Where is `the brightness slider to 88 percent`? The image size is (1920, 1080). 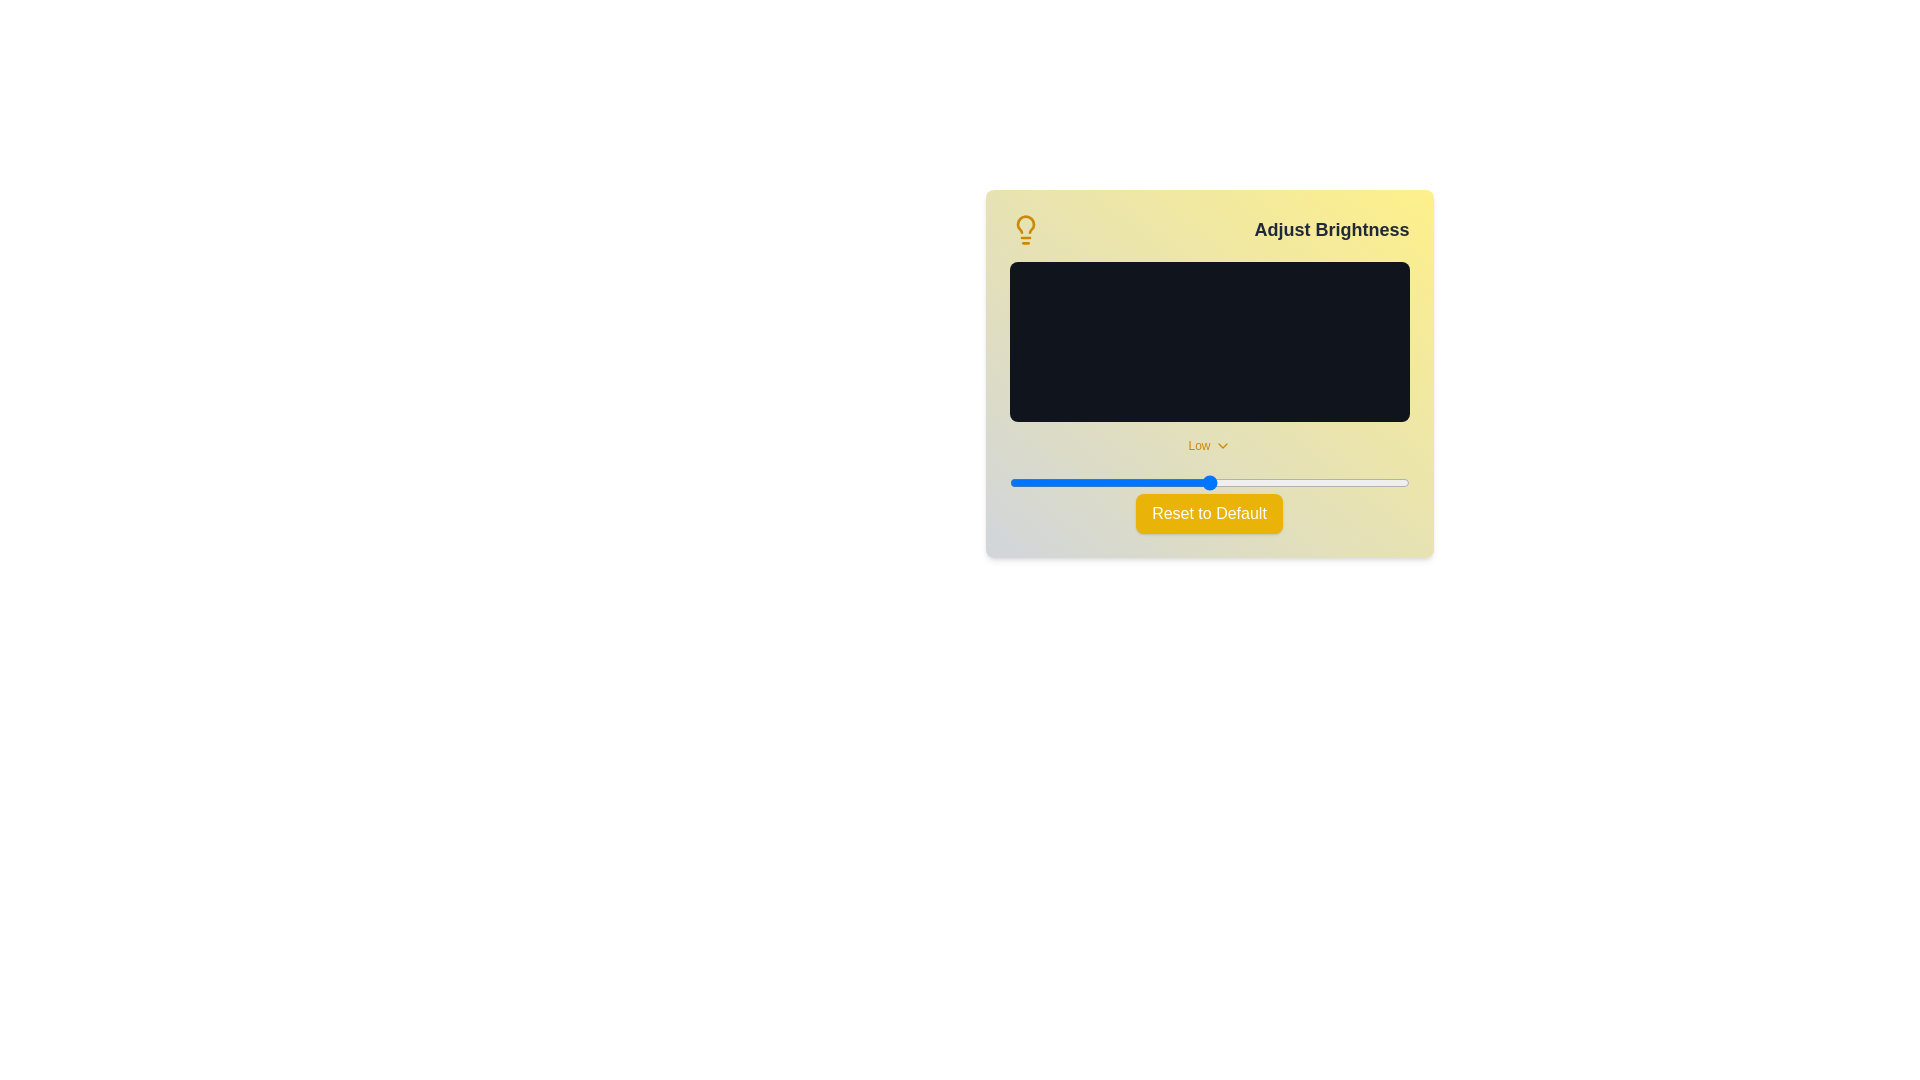
the brightness slider to 88 percent is located at coordinates (1360, 482).